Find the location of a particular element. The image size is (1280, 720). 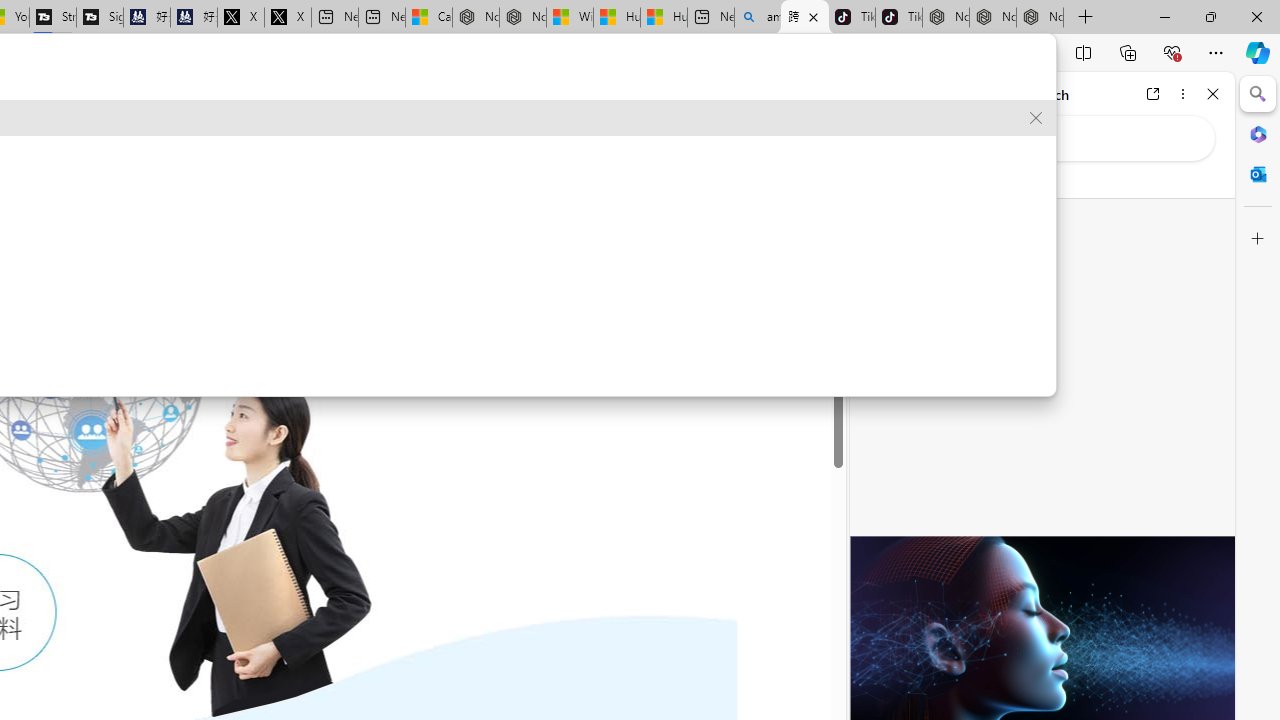

'Web scope' is located at coordinates (881, 180).